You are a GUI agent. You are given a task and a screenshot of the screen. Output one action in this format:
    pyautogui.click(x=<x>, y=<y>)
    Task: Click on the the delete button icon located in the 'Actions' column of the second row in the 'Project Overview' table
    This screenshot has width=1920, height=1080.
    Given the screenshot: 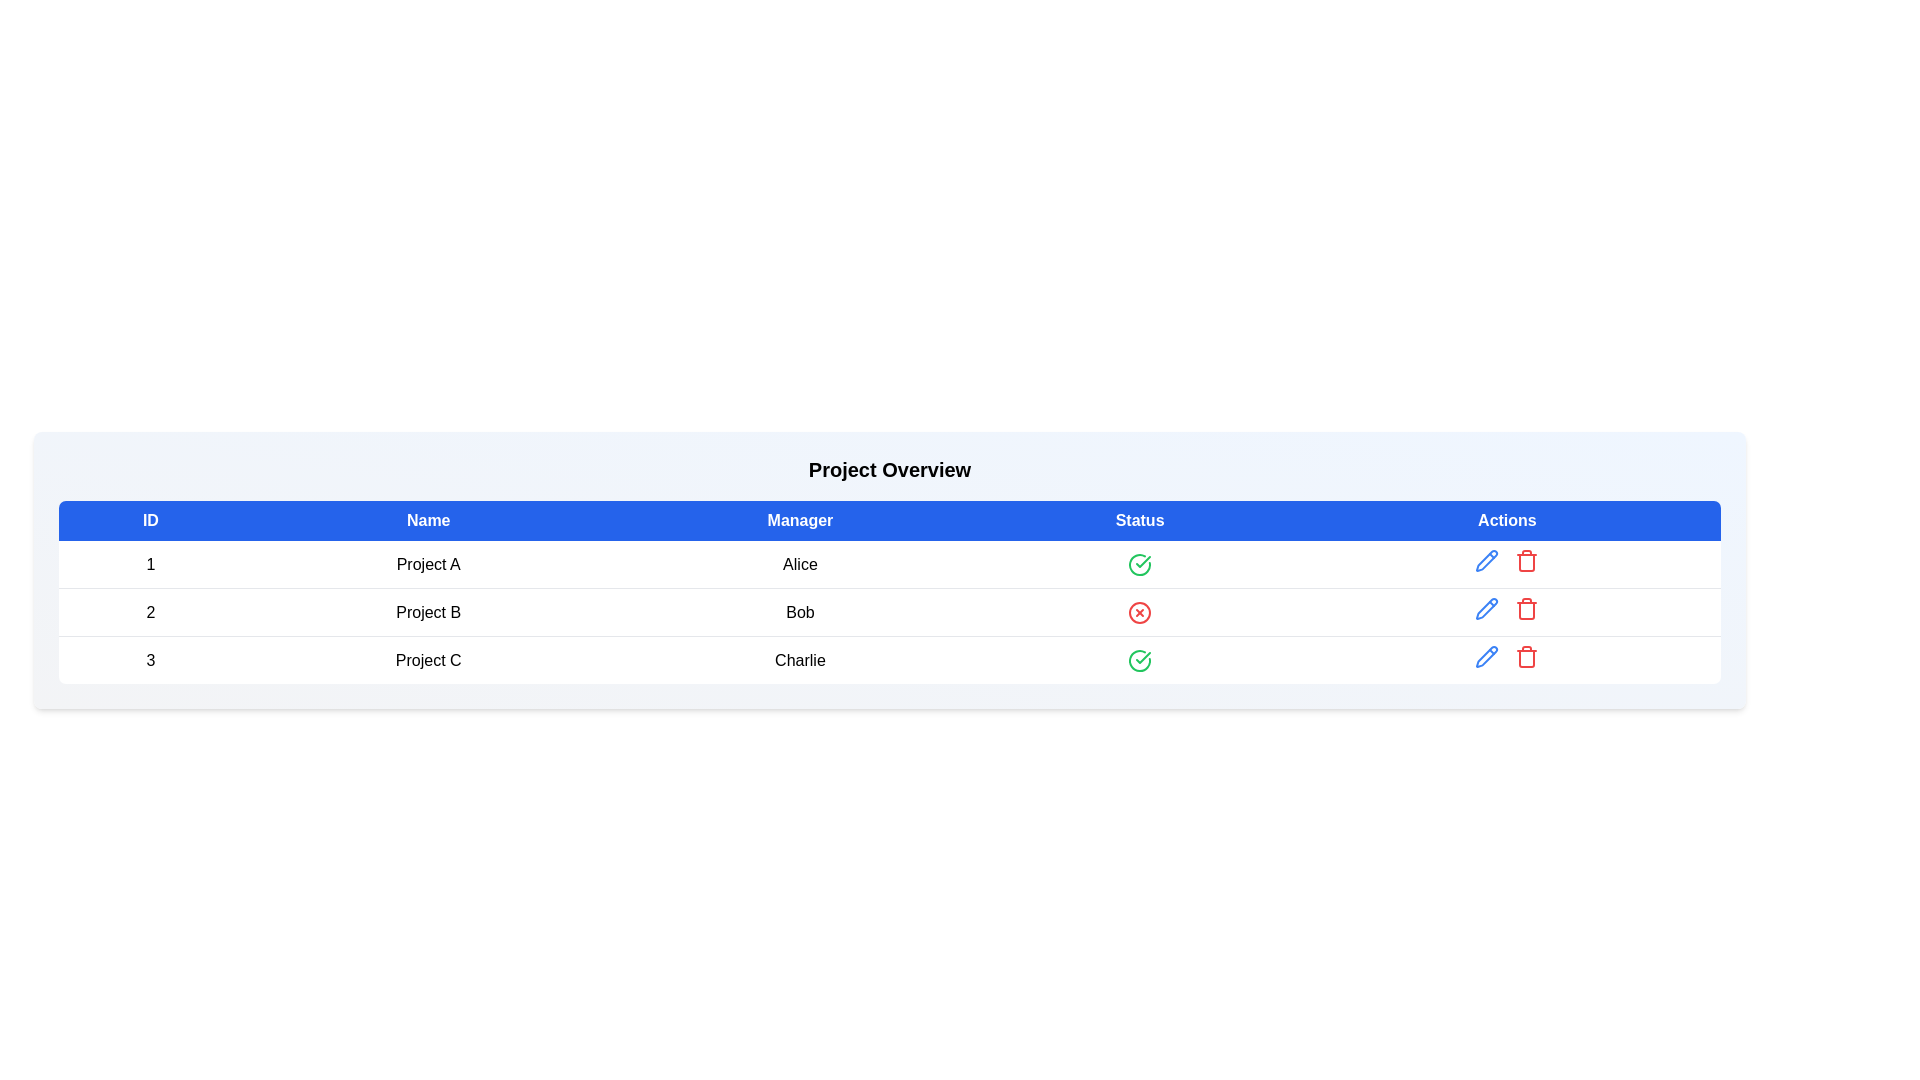 What is the action you would take?
    pyautogui.click(x=1526, y=560)
    